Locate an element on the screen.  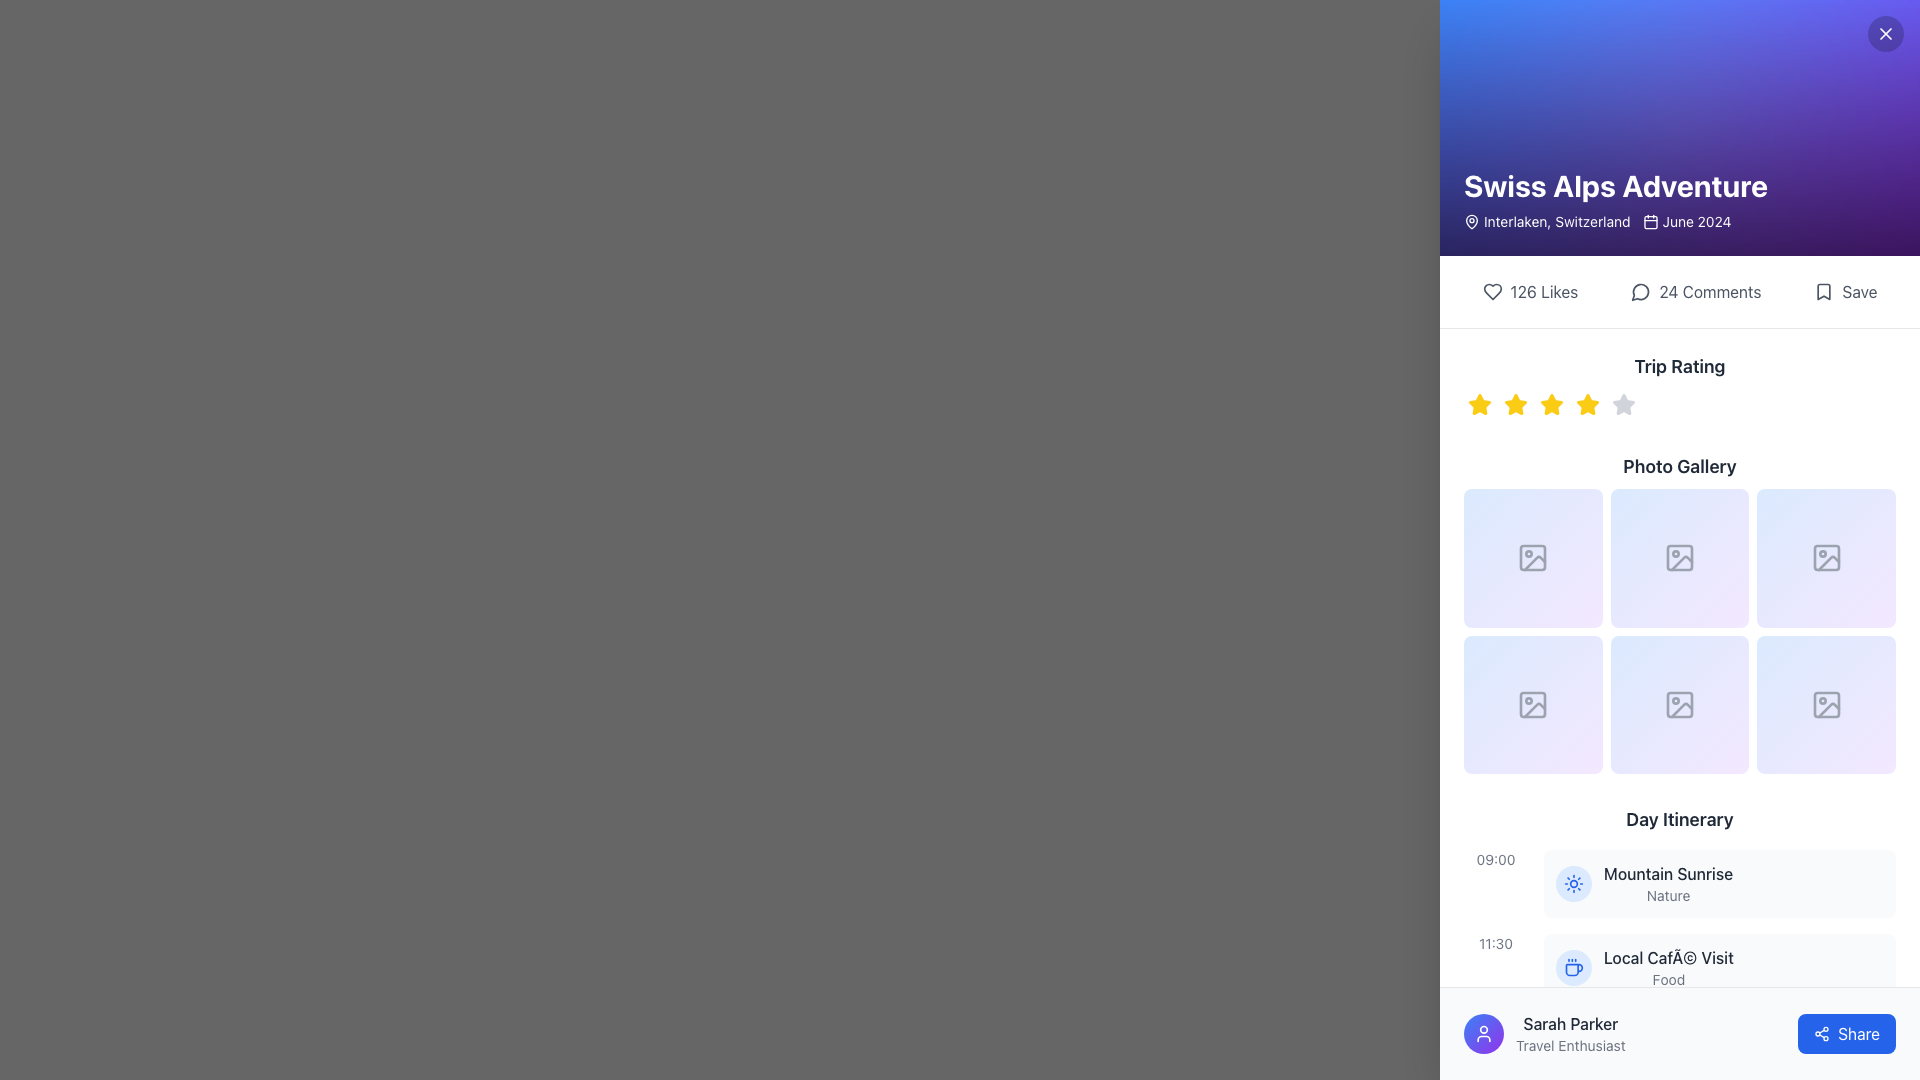
the star in the rating control beneath the title 'Trip Rating' is located at coordinates (1680, 405).